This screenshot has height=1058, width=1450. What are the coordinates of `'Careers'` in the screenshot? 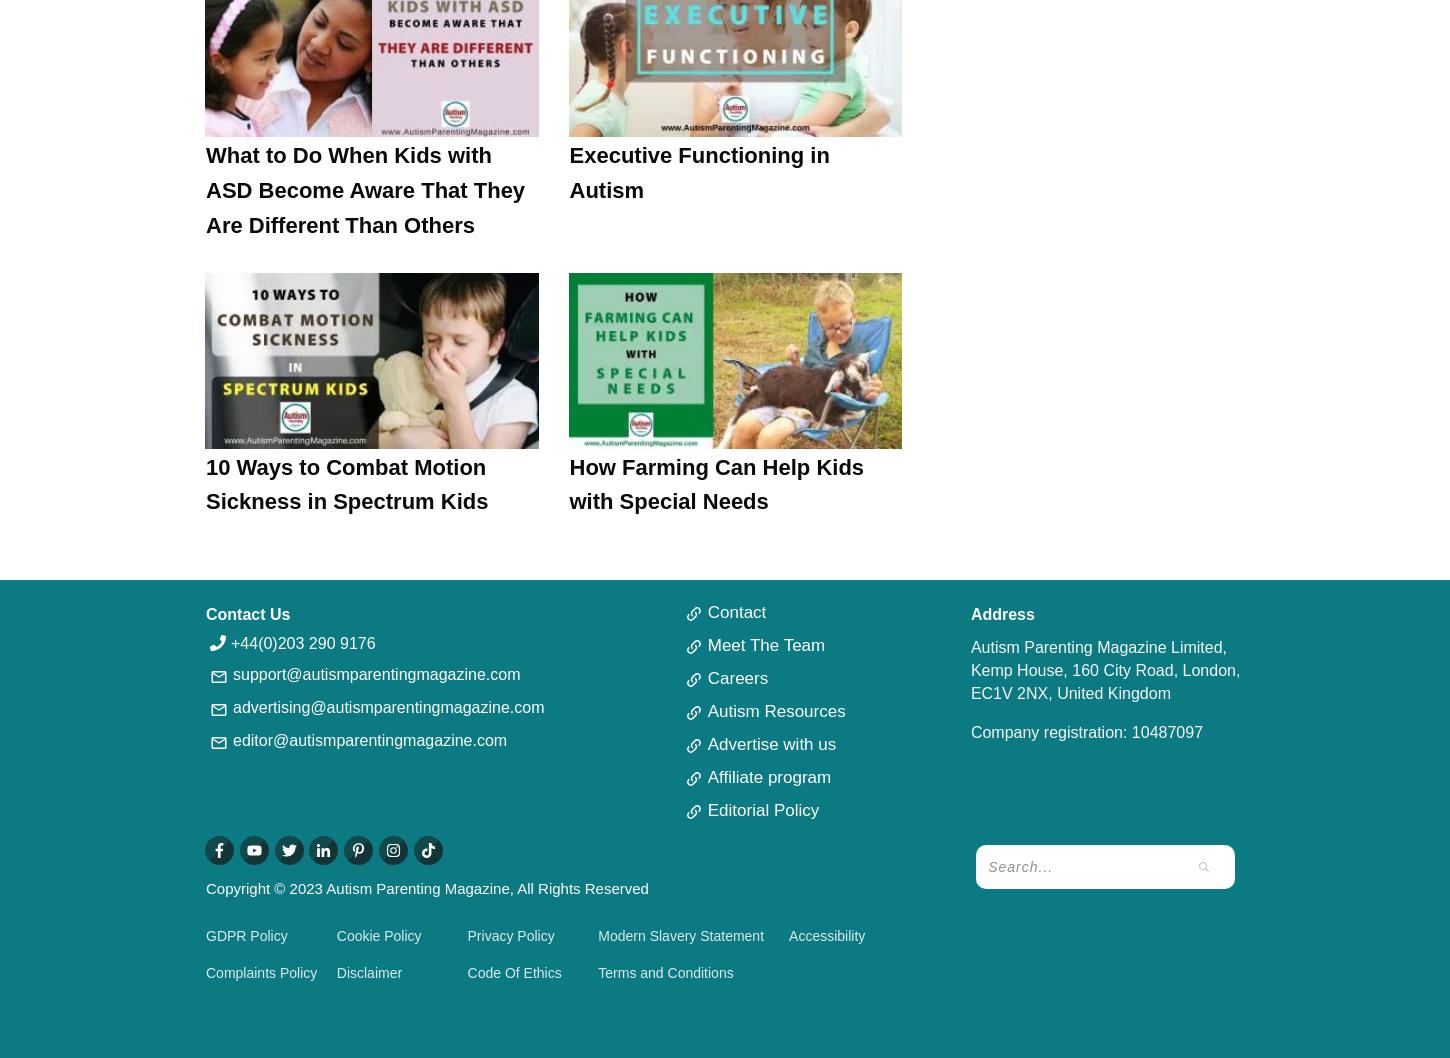 It's located at (737, 677).